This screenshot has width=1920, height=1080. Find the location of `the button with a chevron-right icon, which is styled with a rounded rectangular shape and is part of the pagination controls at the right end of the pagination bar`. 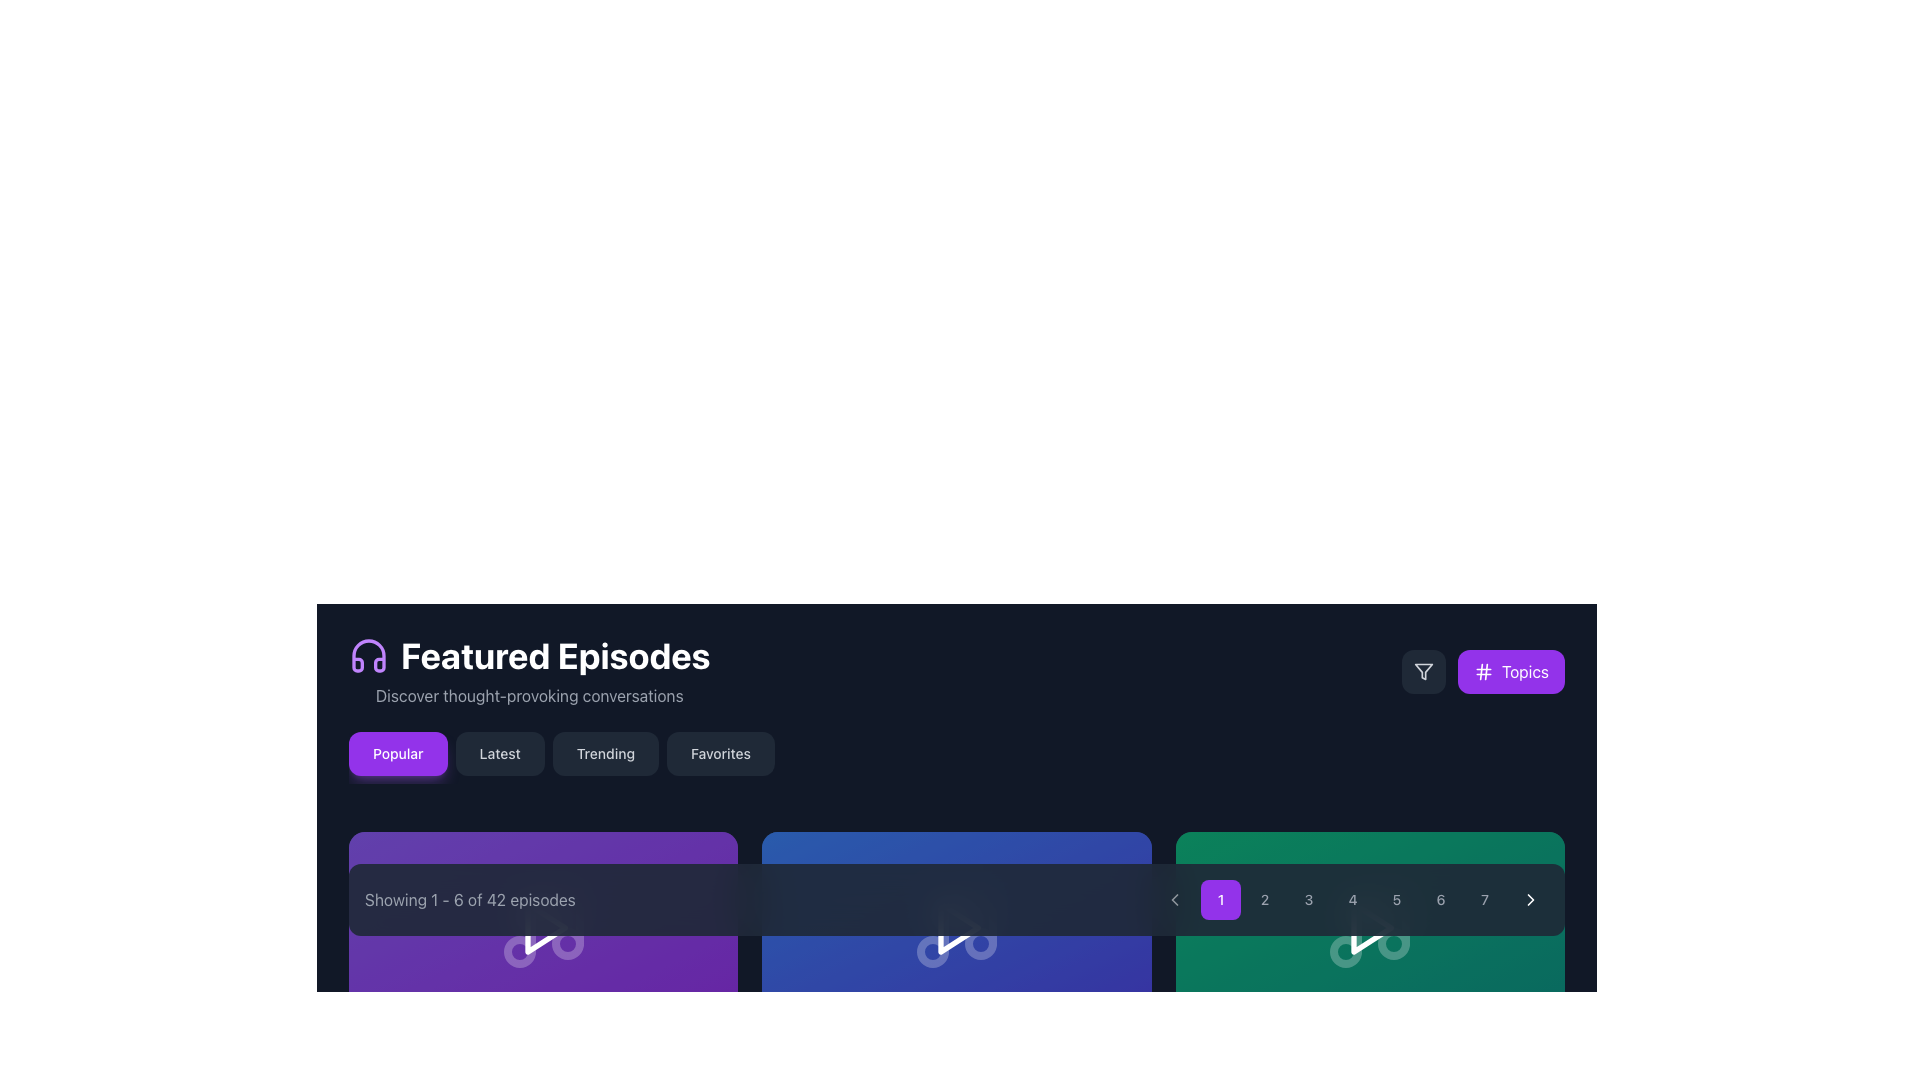

the button with a chevron-right icon, which is styled with a rounded rectangular shape and is part of the pagination controls at the right end of the pagination bar is located at coordinates (1530, 898).